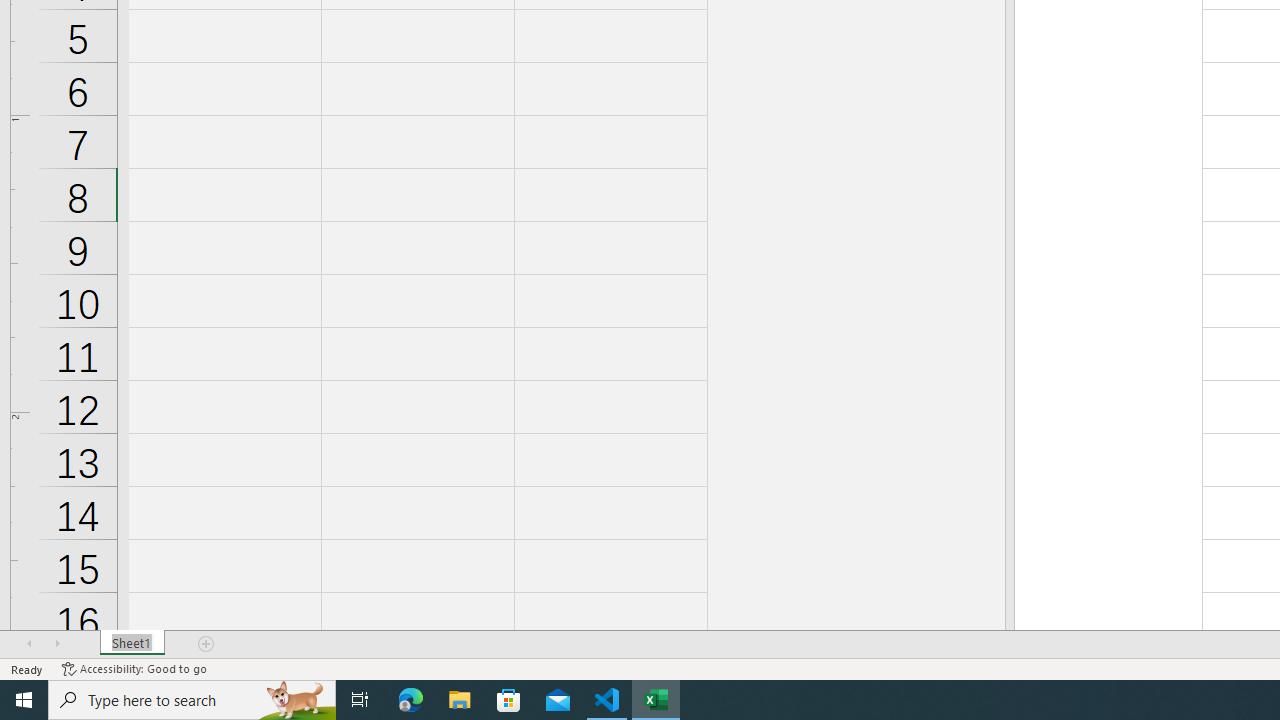 This screenshot has height=720, width=1280. Describe the element at coordinates (131, 644) in the screenshot. I see `'Sheet Tab'` at that location.